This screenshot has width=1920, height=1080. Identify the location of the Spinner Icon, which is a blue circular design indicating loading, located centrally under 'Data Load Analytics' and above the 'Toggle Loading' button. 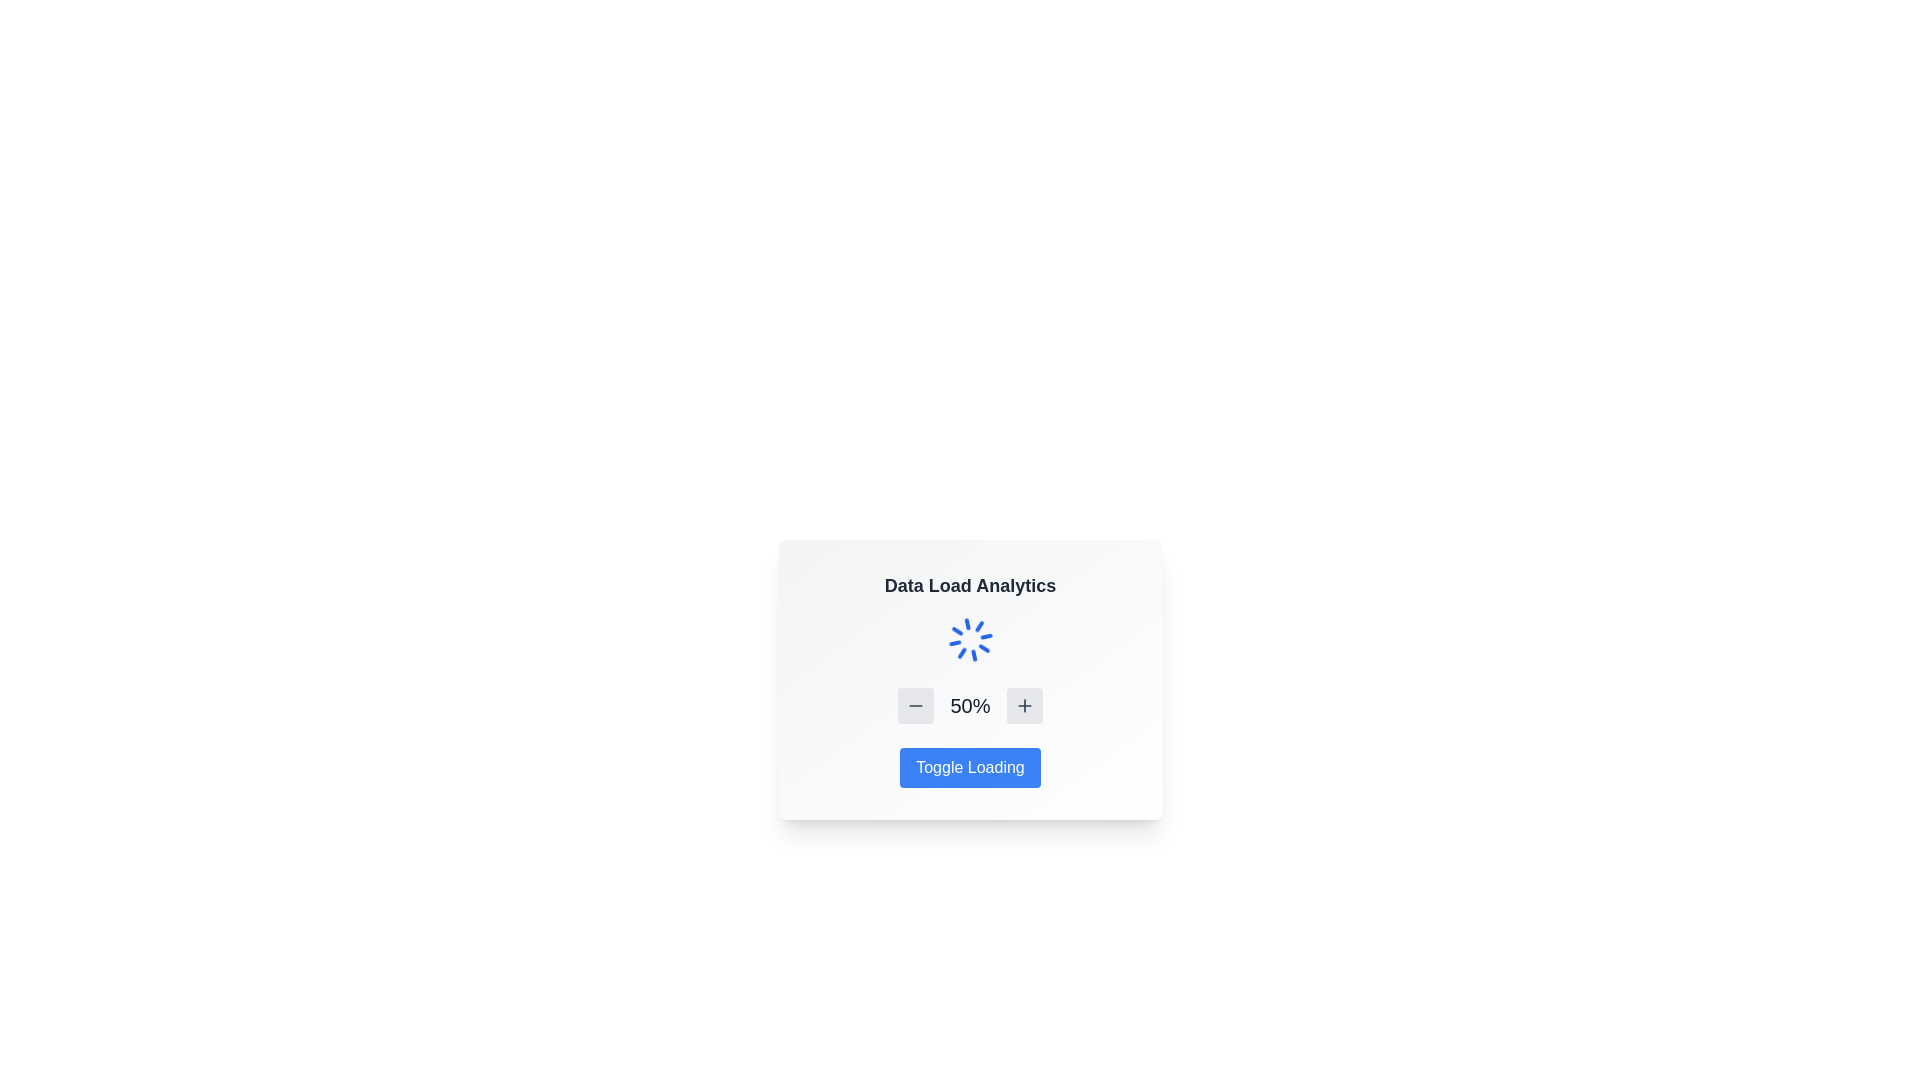
(970, 640).